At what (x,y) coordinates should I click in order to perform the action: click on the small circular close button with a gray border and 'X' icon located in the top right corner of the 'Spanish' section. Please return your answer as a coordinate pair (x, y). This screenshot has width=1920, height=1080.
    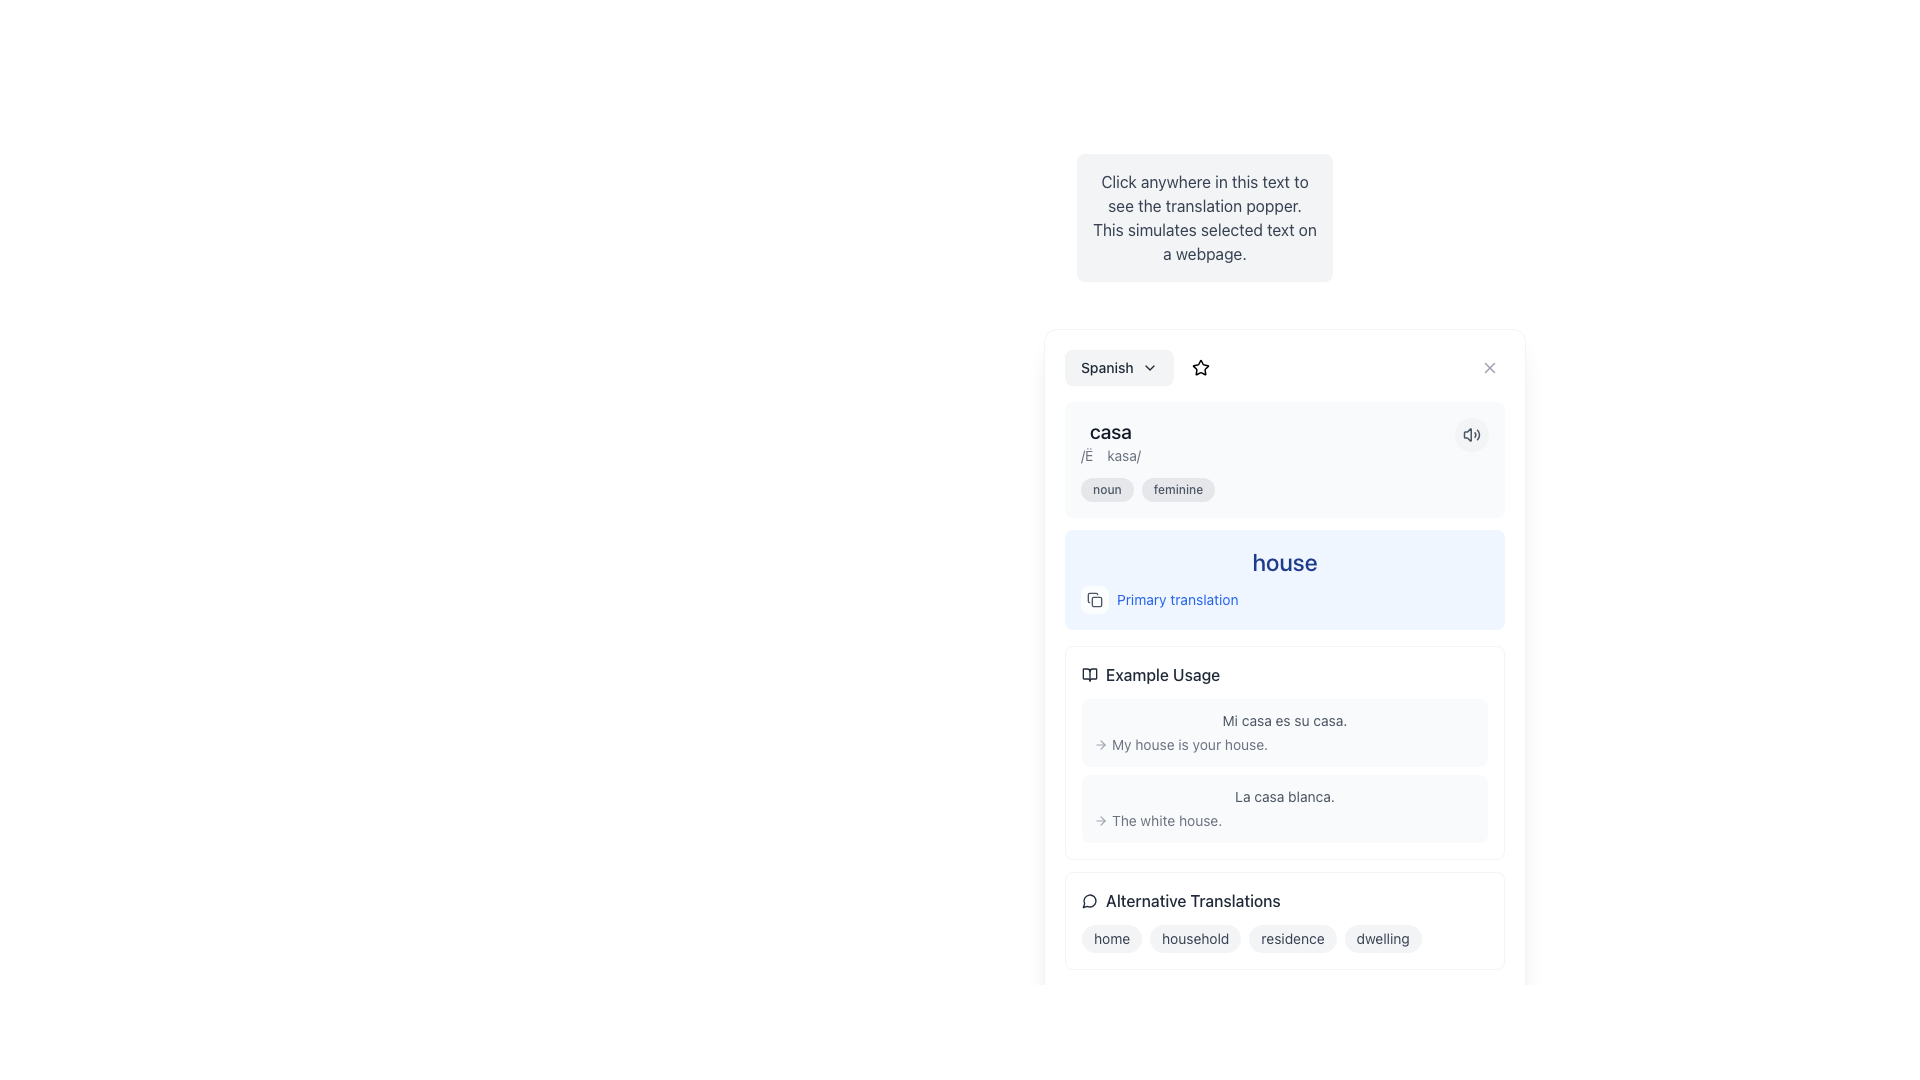
    Looking at the image, I should click on (1489, 367).